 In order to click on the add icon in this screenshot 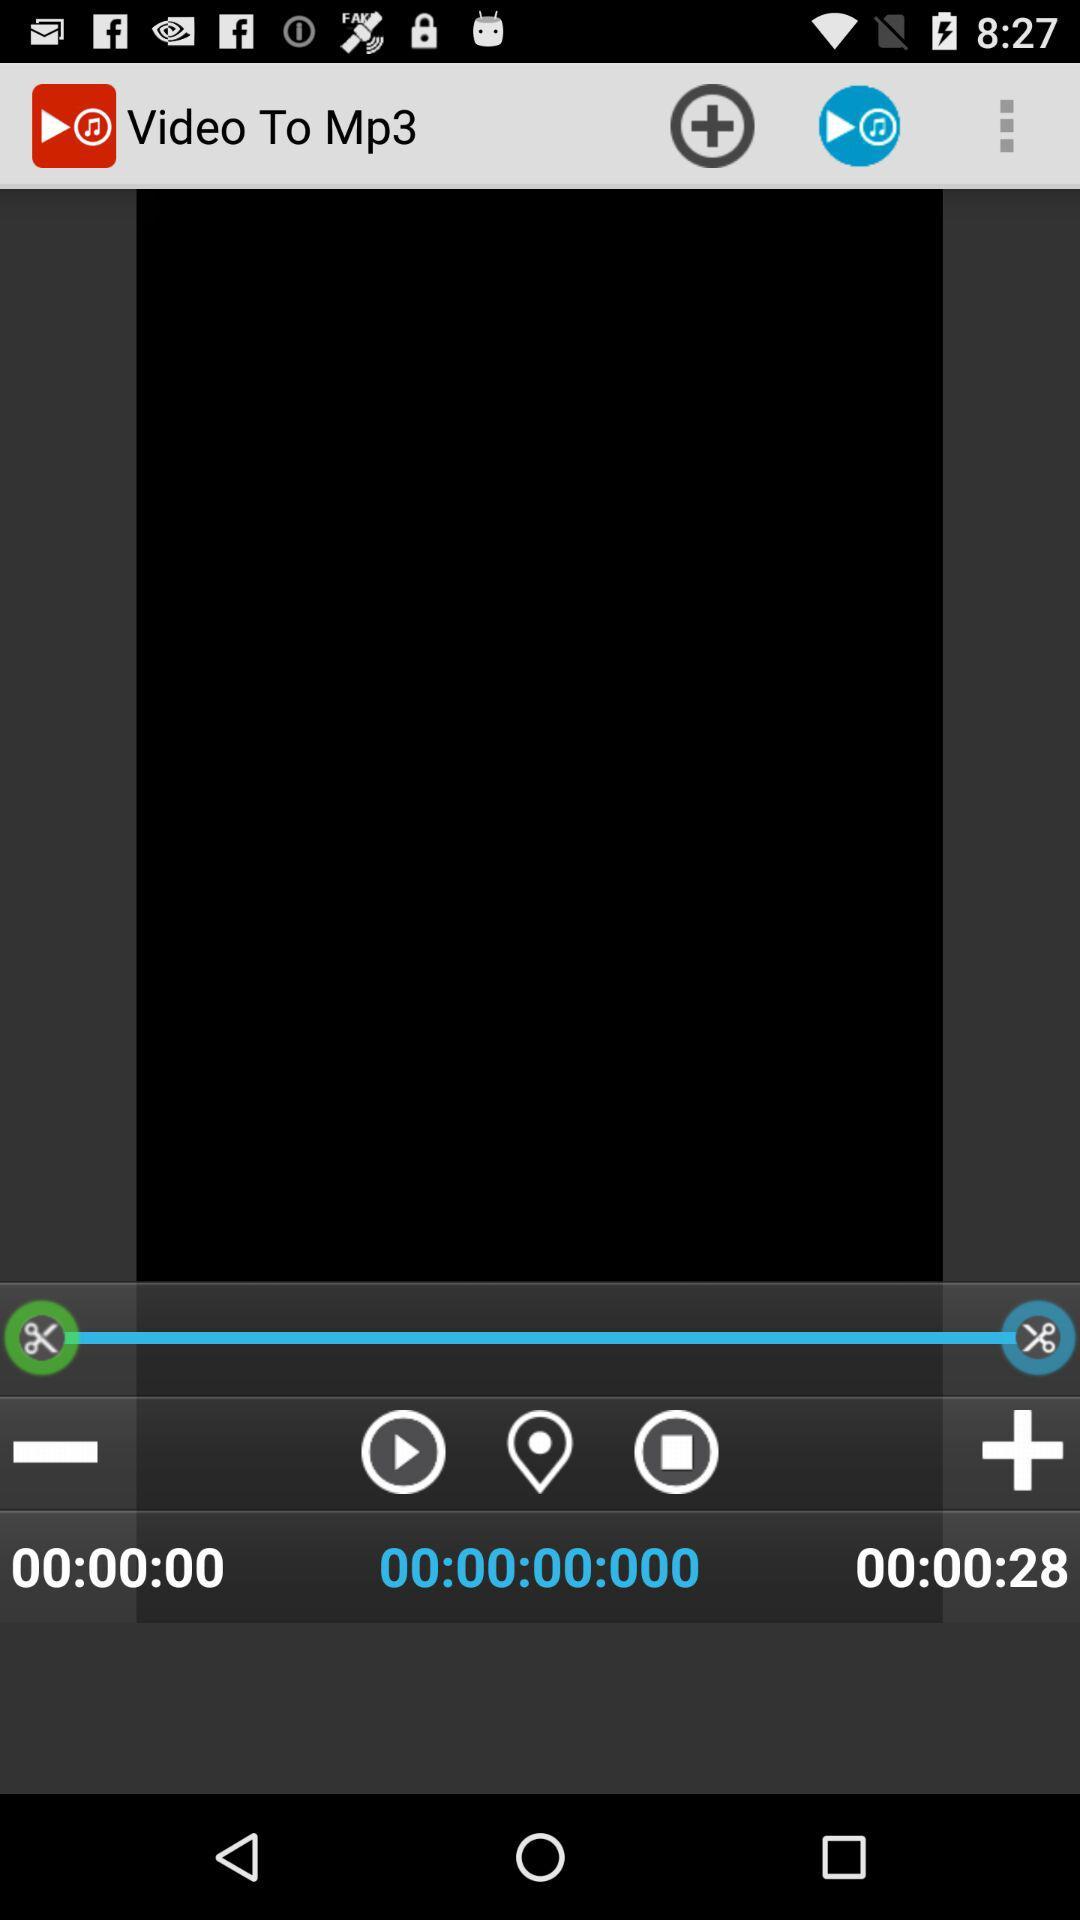, I will do `click(1024, 1553)`.